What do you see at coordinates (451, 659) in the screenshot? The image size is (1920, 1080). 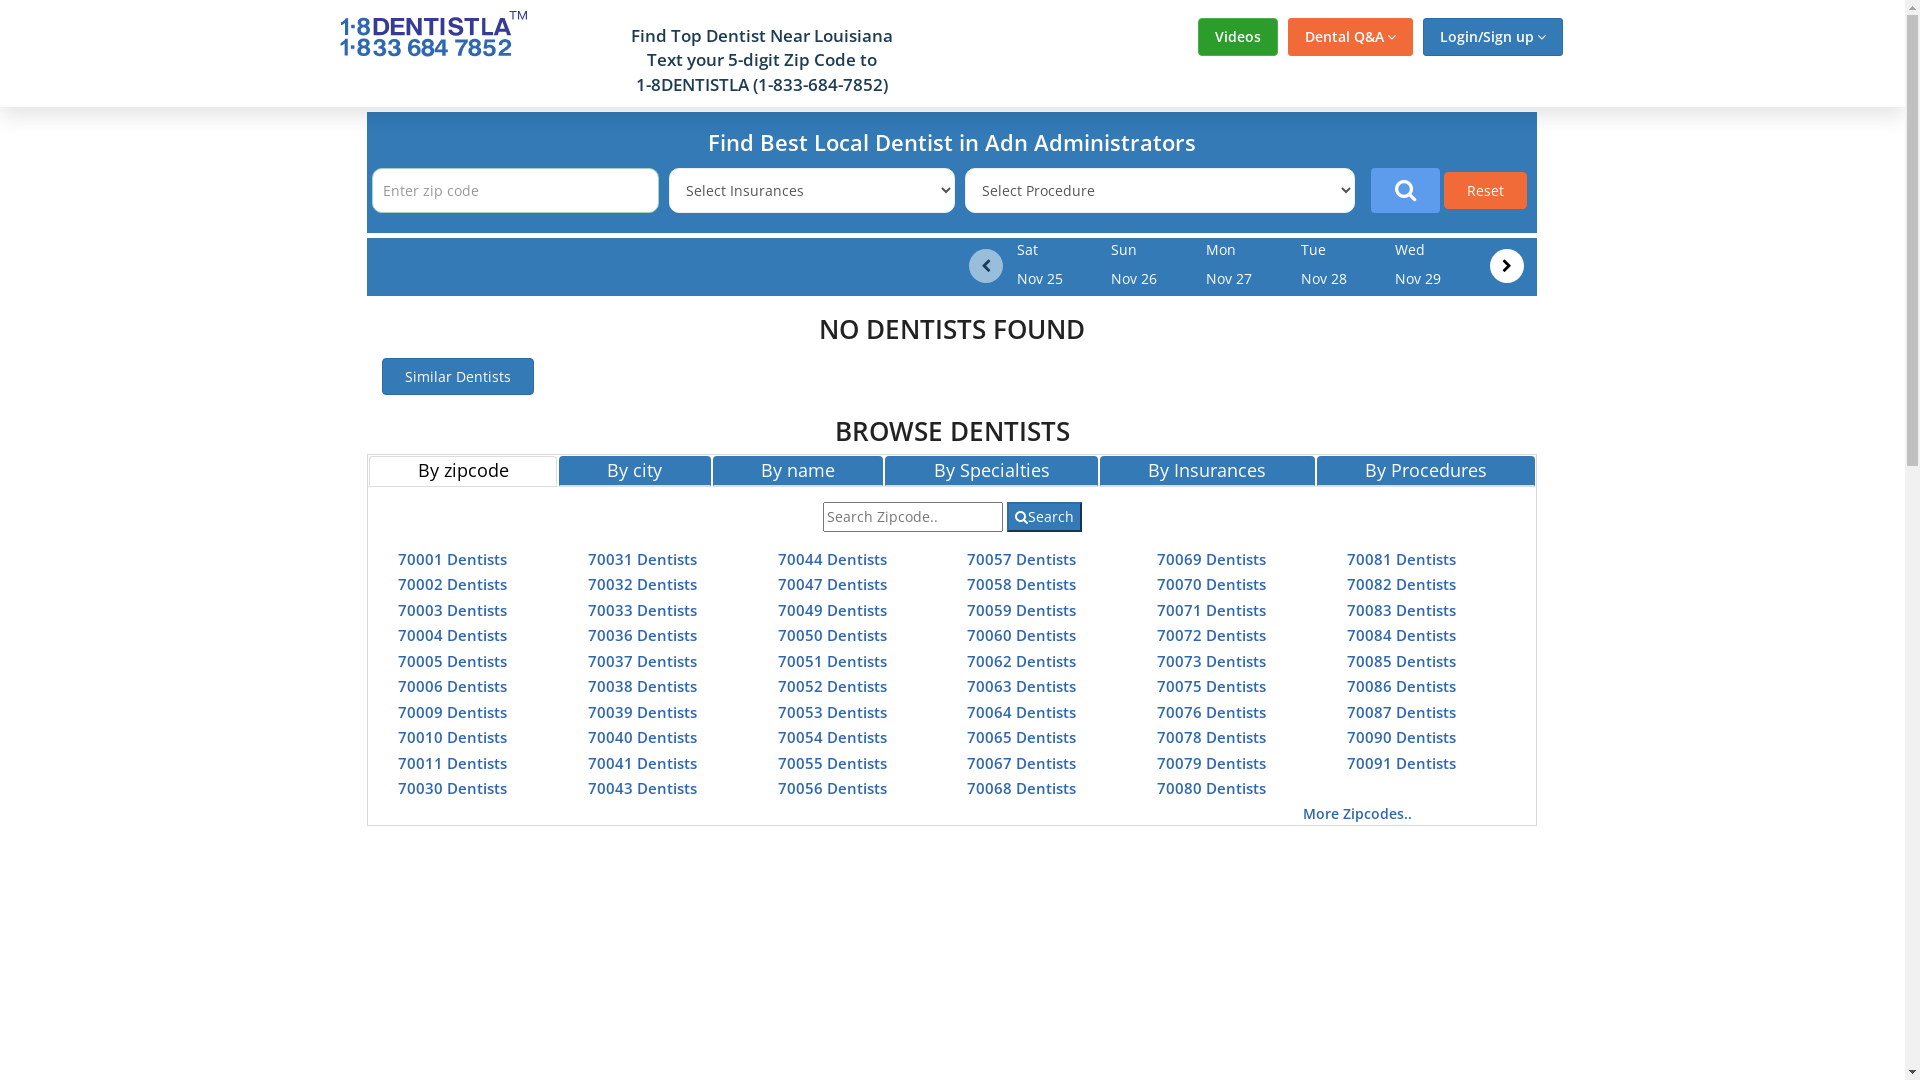 I see `'70005 Dentists'` at bounding box center [451, 659].